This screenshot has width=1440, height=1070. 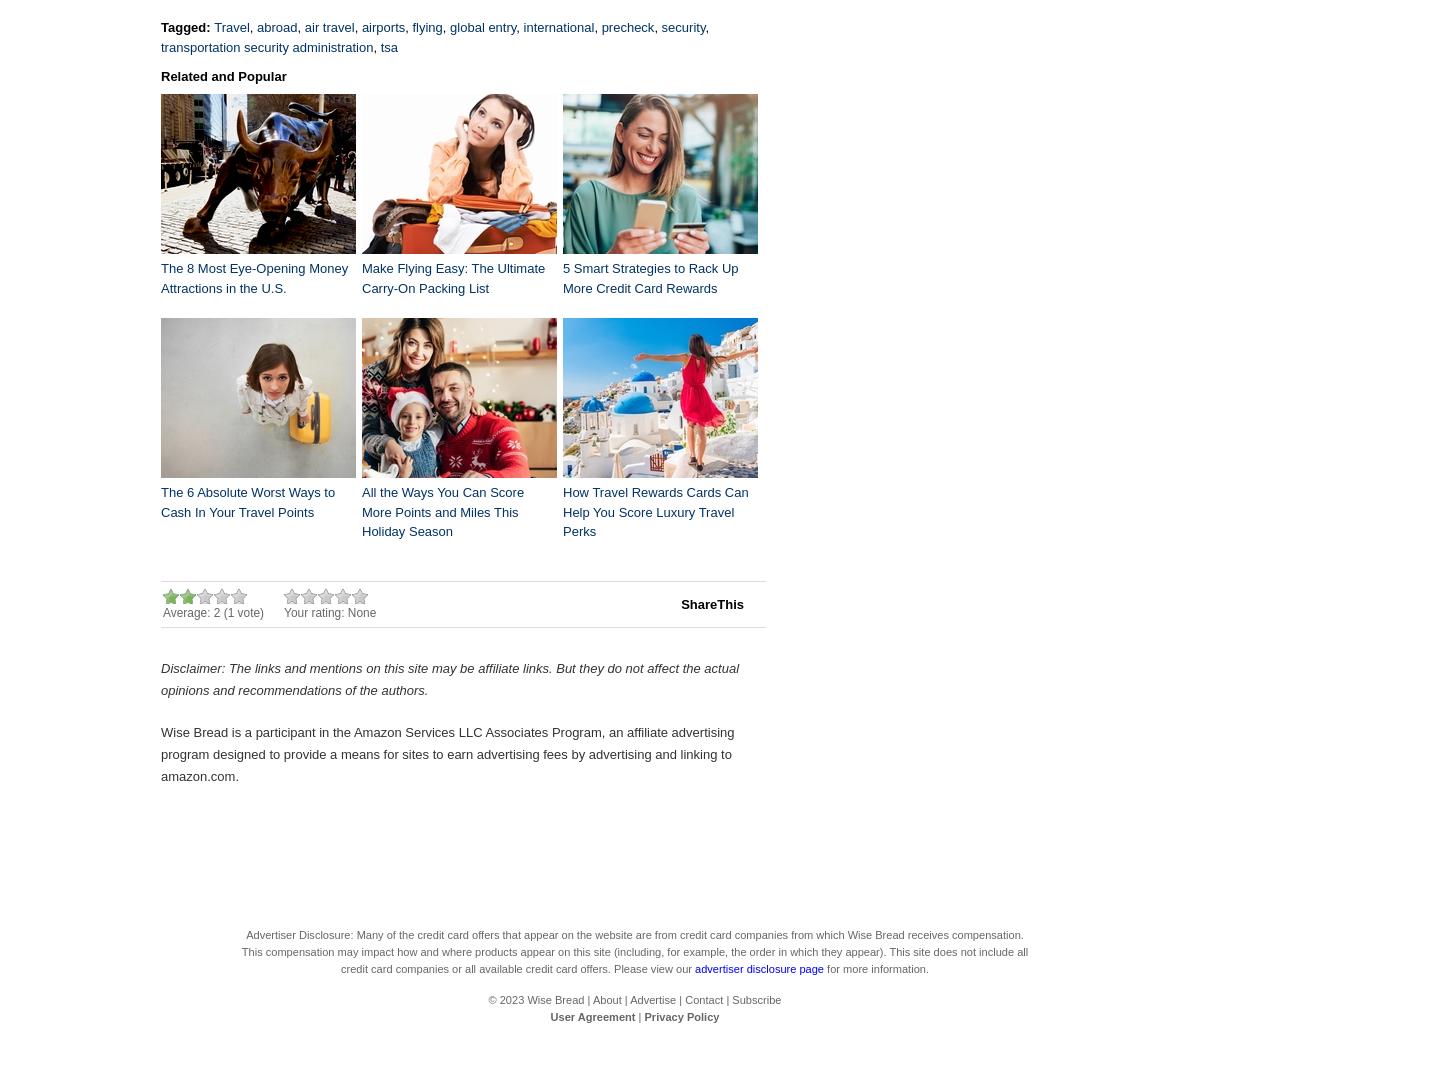 What do you see at coordinates (875, 967) in the screenshot?
I see `'for more information.'` at bounding box center [875, 967].